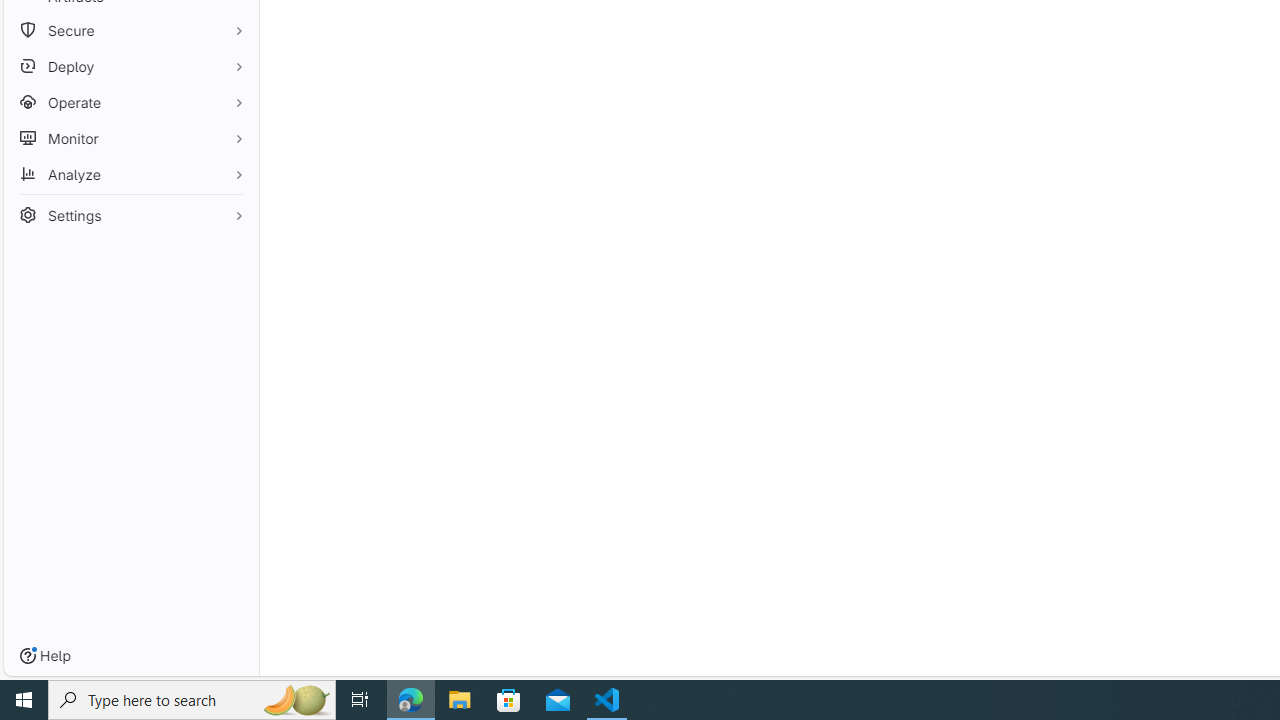 The width and height of the screenshot is (1280, 720). I want to click on 'Operate', so click(130, 102).